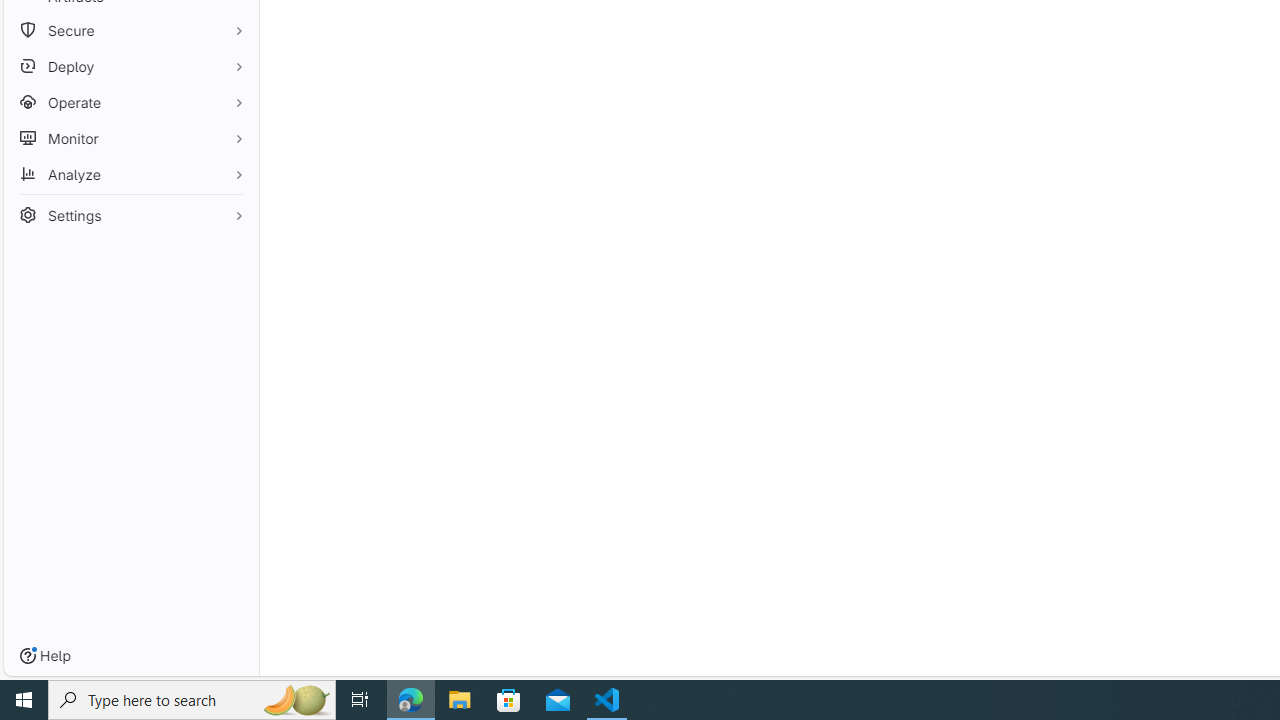 The width and height of the screenshot is (1280, 720). I want to click on 'Operate', so click(130, 102).